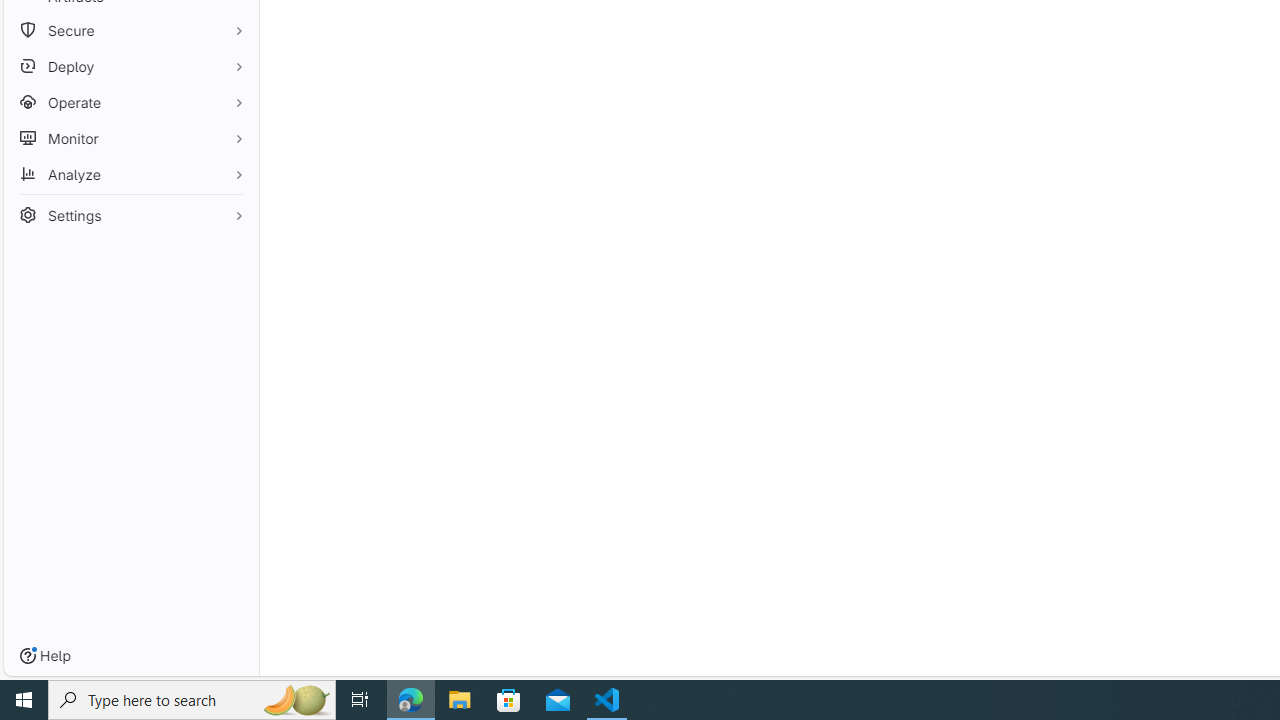 The width and height of the screenshot is (1280, 720). I want to click on 'Operate', so click(130, 102).